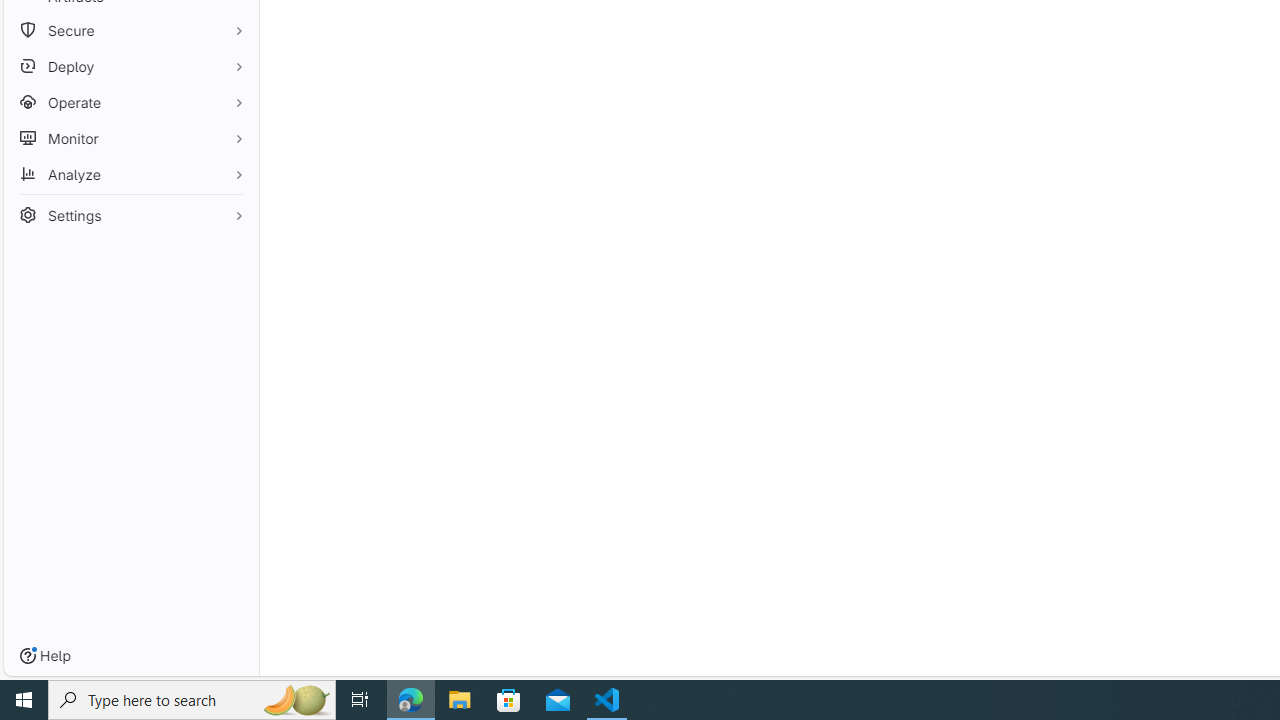 The width and height of the screenshot is (1280, 720). I want to click on 'Operate', so click(130, 102).